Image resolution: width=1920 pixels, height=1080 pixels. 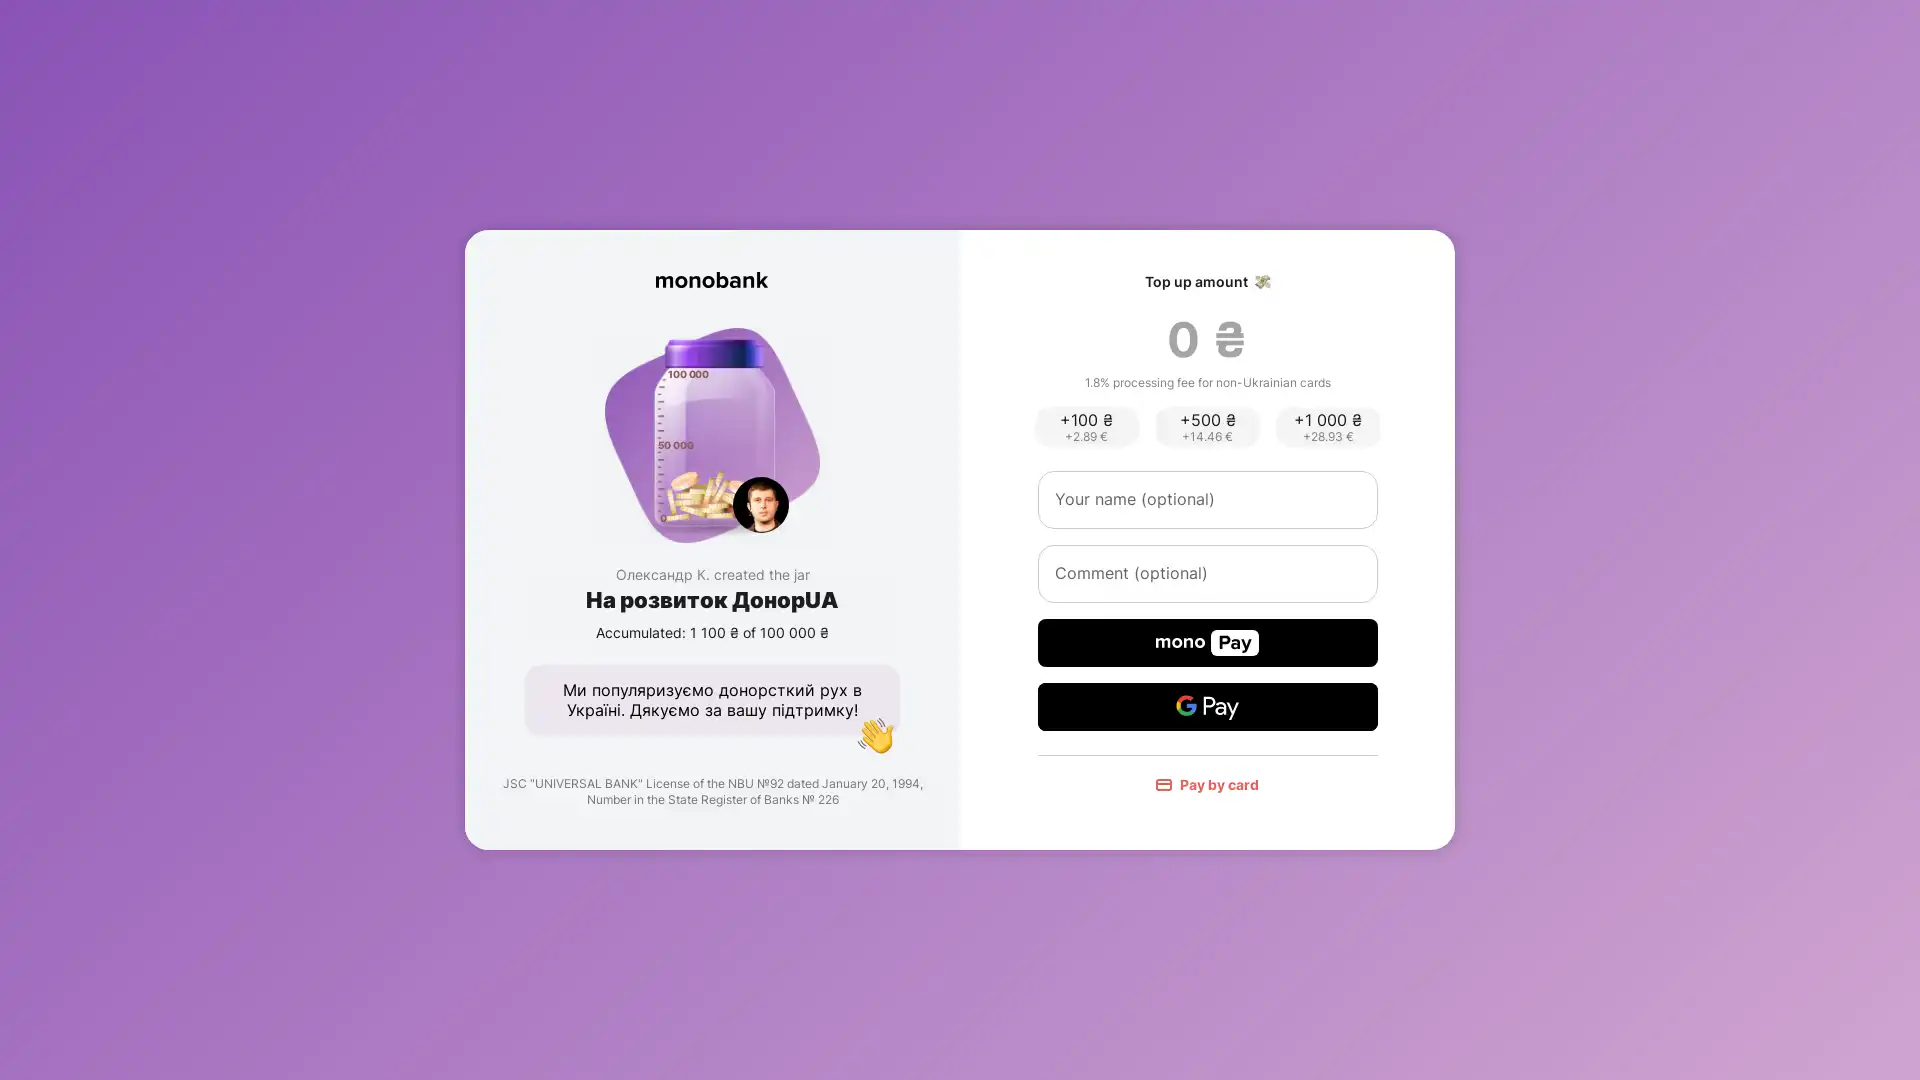 What do you see at coordinates (1205, 705) in the screenshot?
I see `Google Pay` at bounding box center [1205, 705].